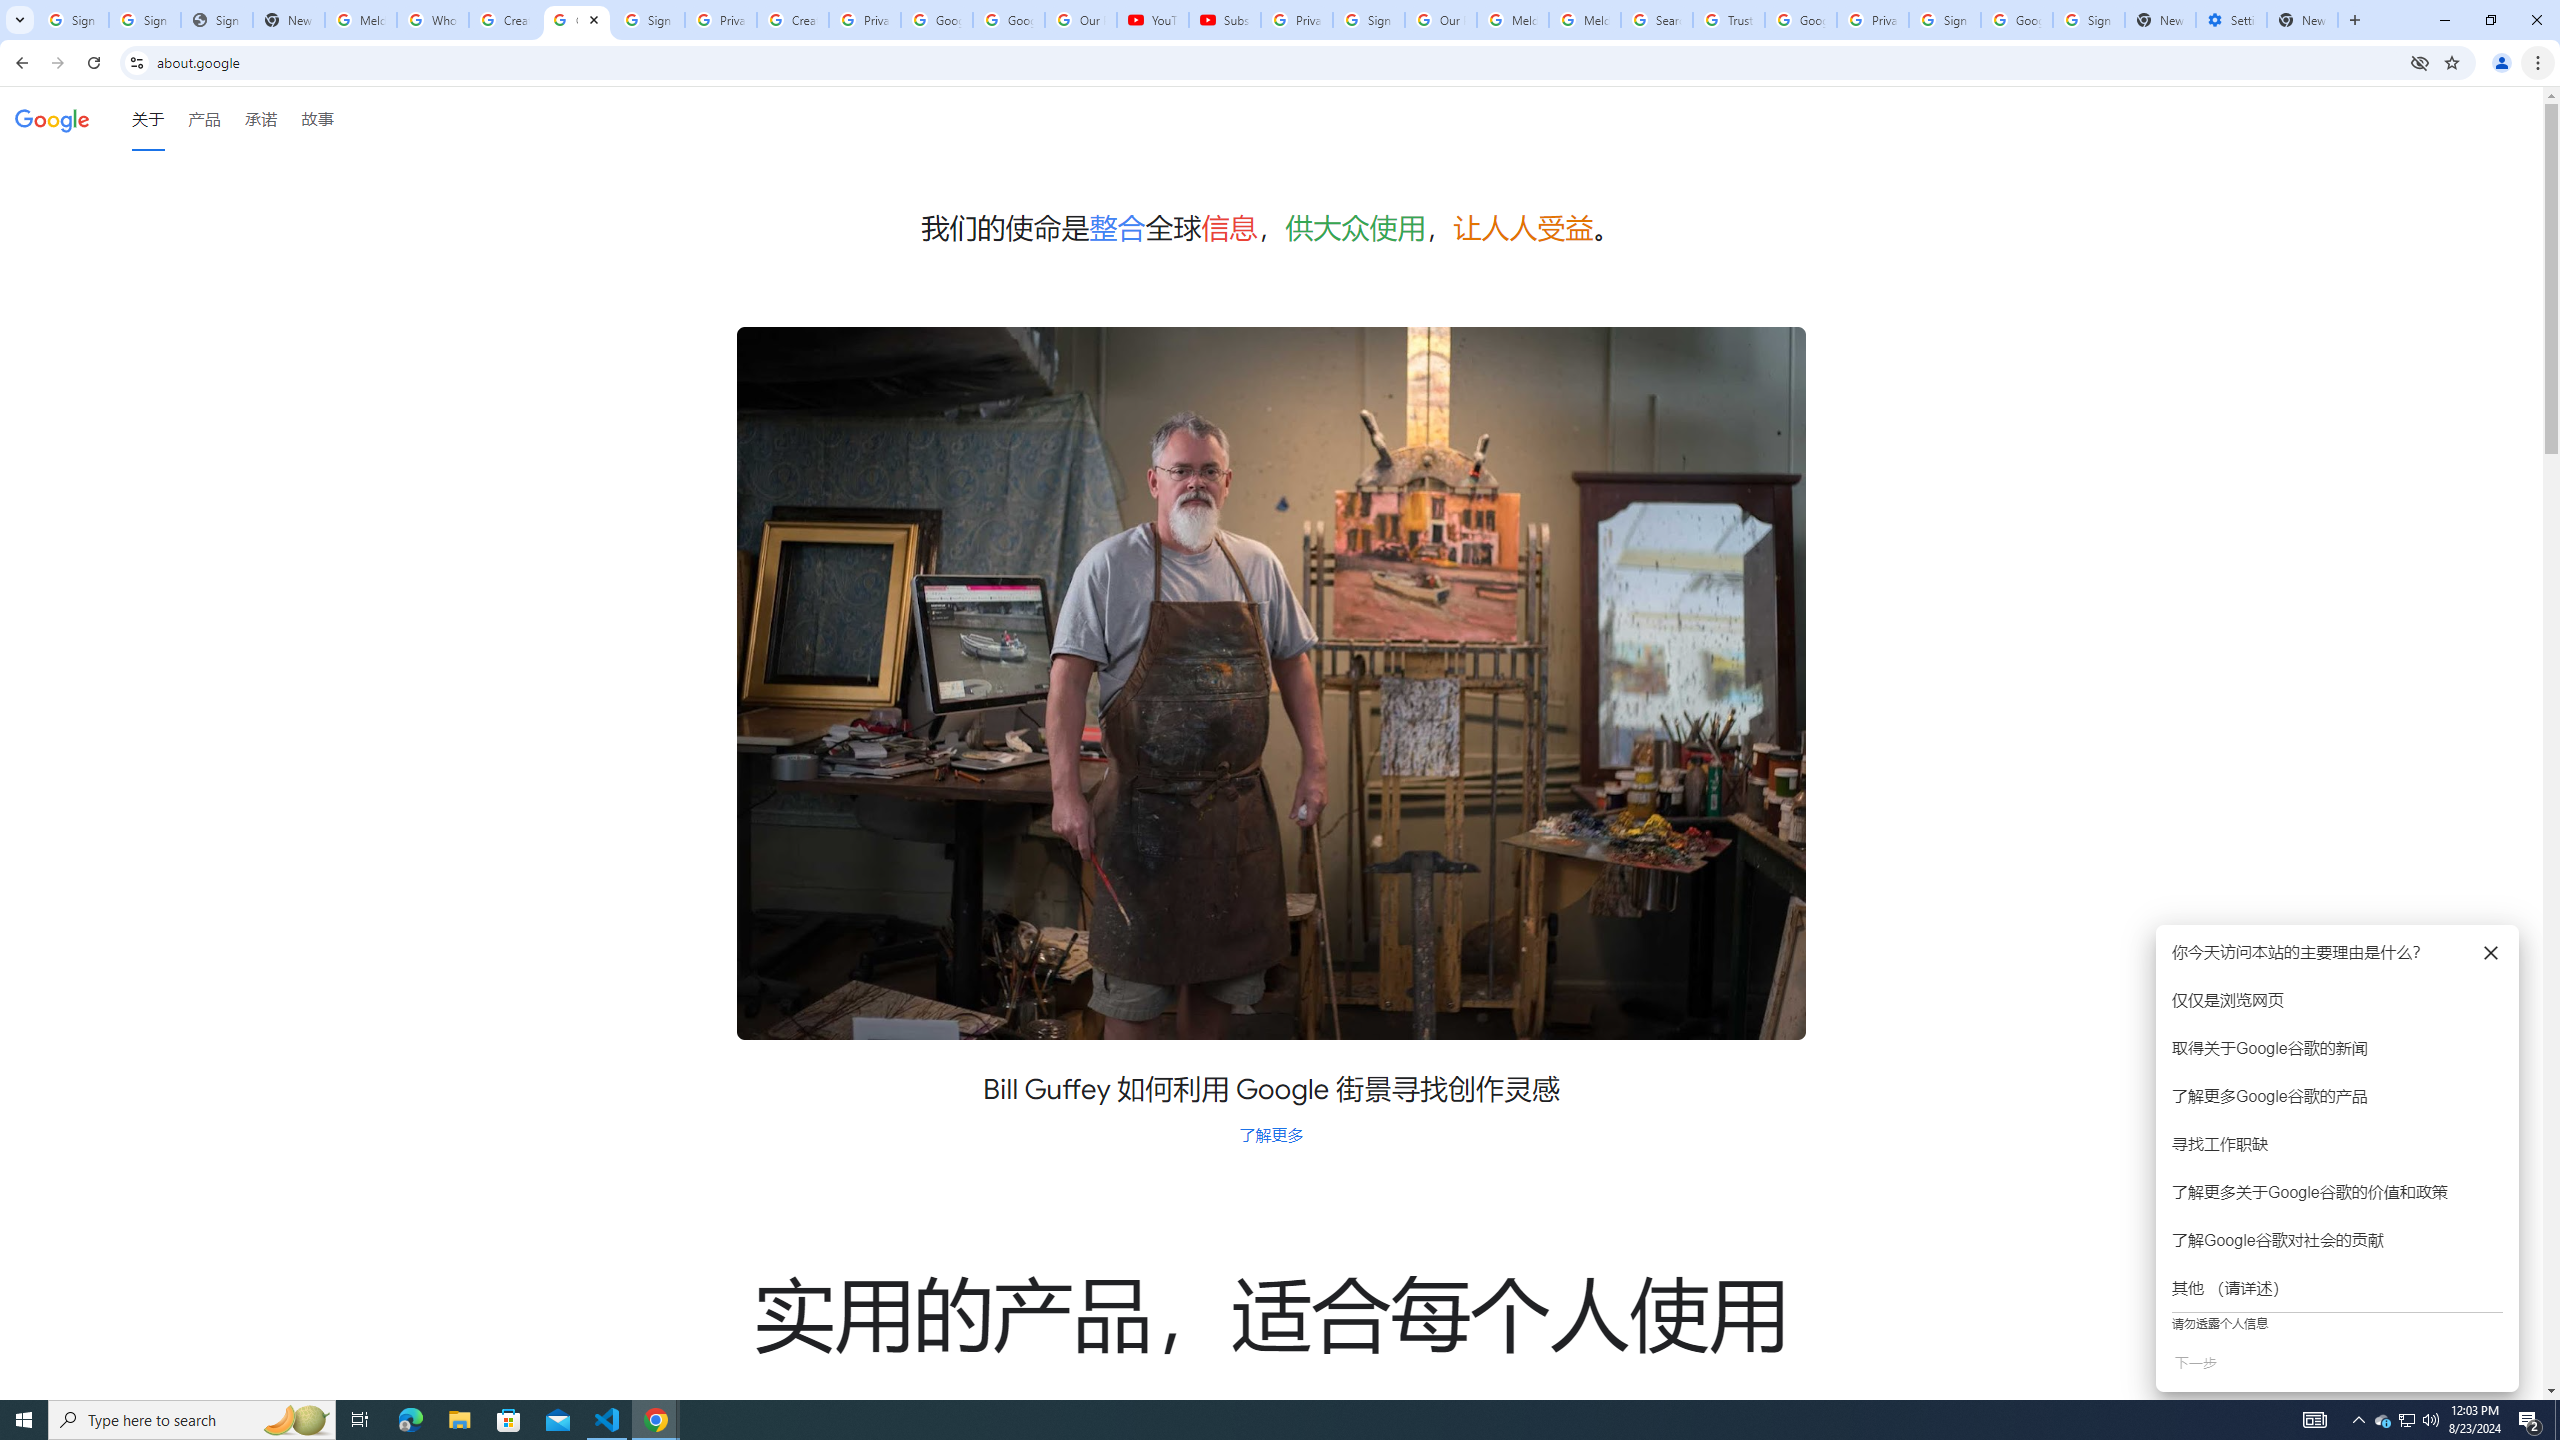 This screenshot has width=2560, height=1440. What do you see at coordinates (2230, 19) in the screenshot?
I see `'Settings - Addresses and more'` at bounding box center [2230, 19].